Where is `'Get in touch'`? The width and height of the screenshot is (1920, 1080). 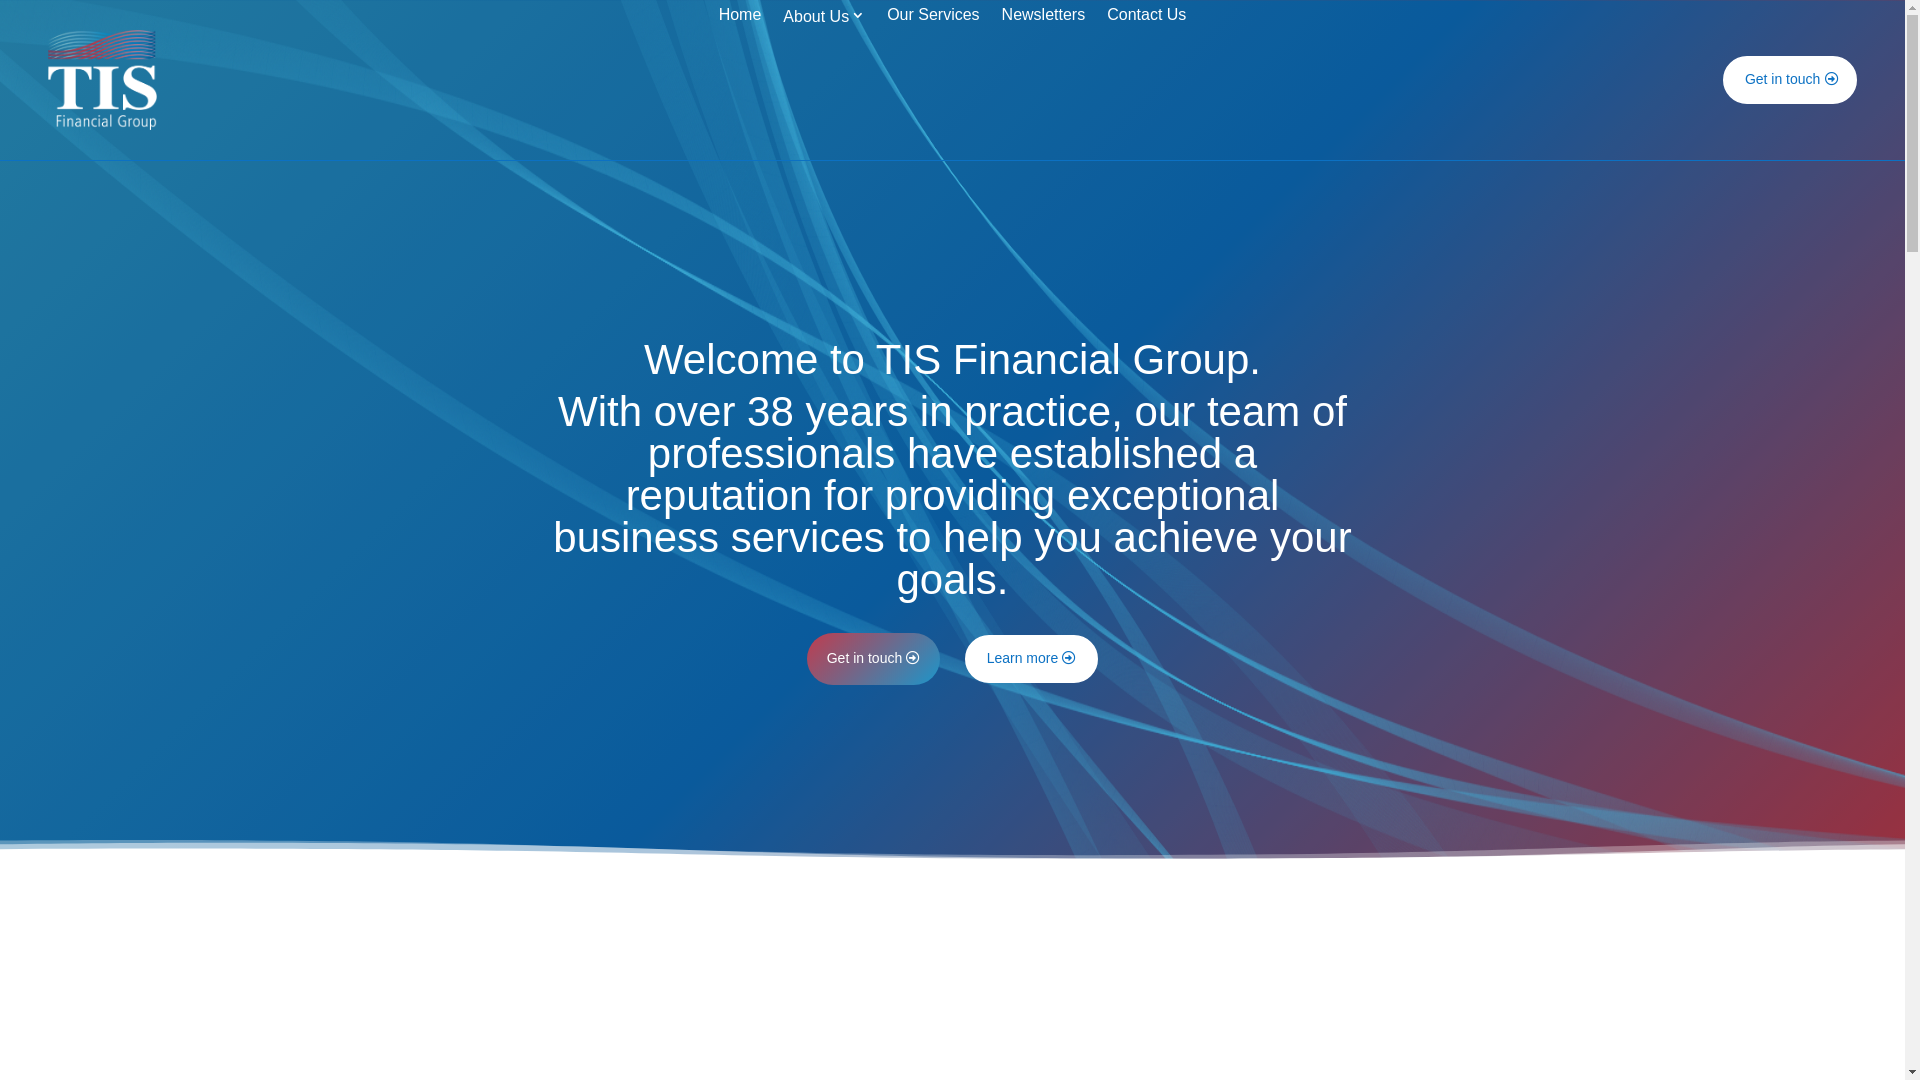 'Get in touch' is located at coordinates (806, 659).